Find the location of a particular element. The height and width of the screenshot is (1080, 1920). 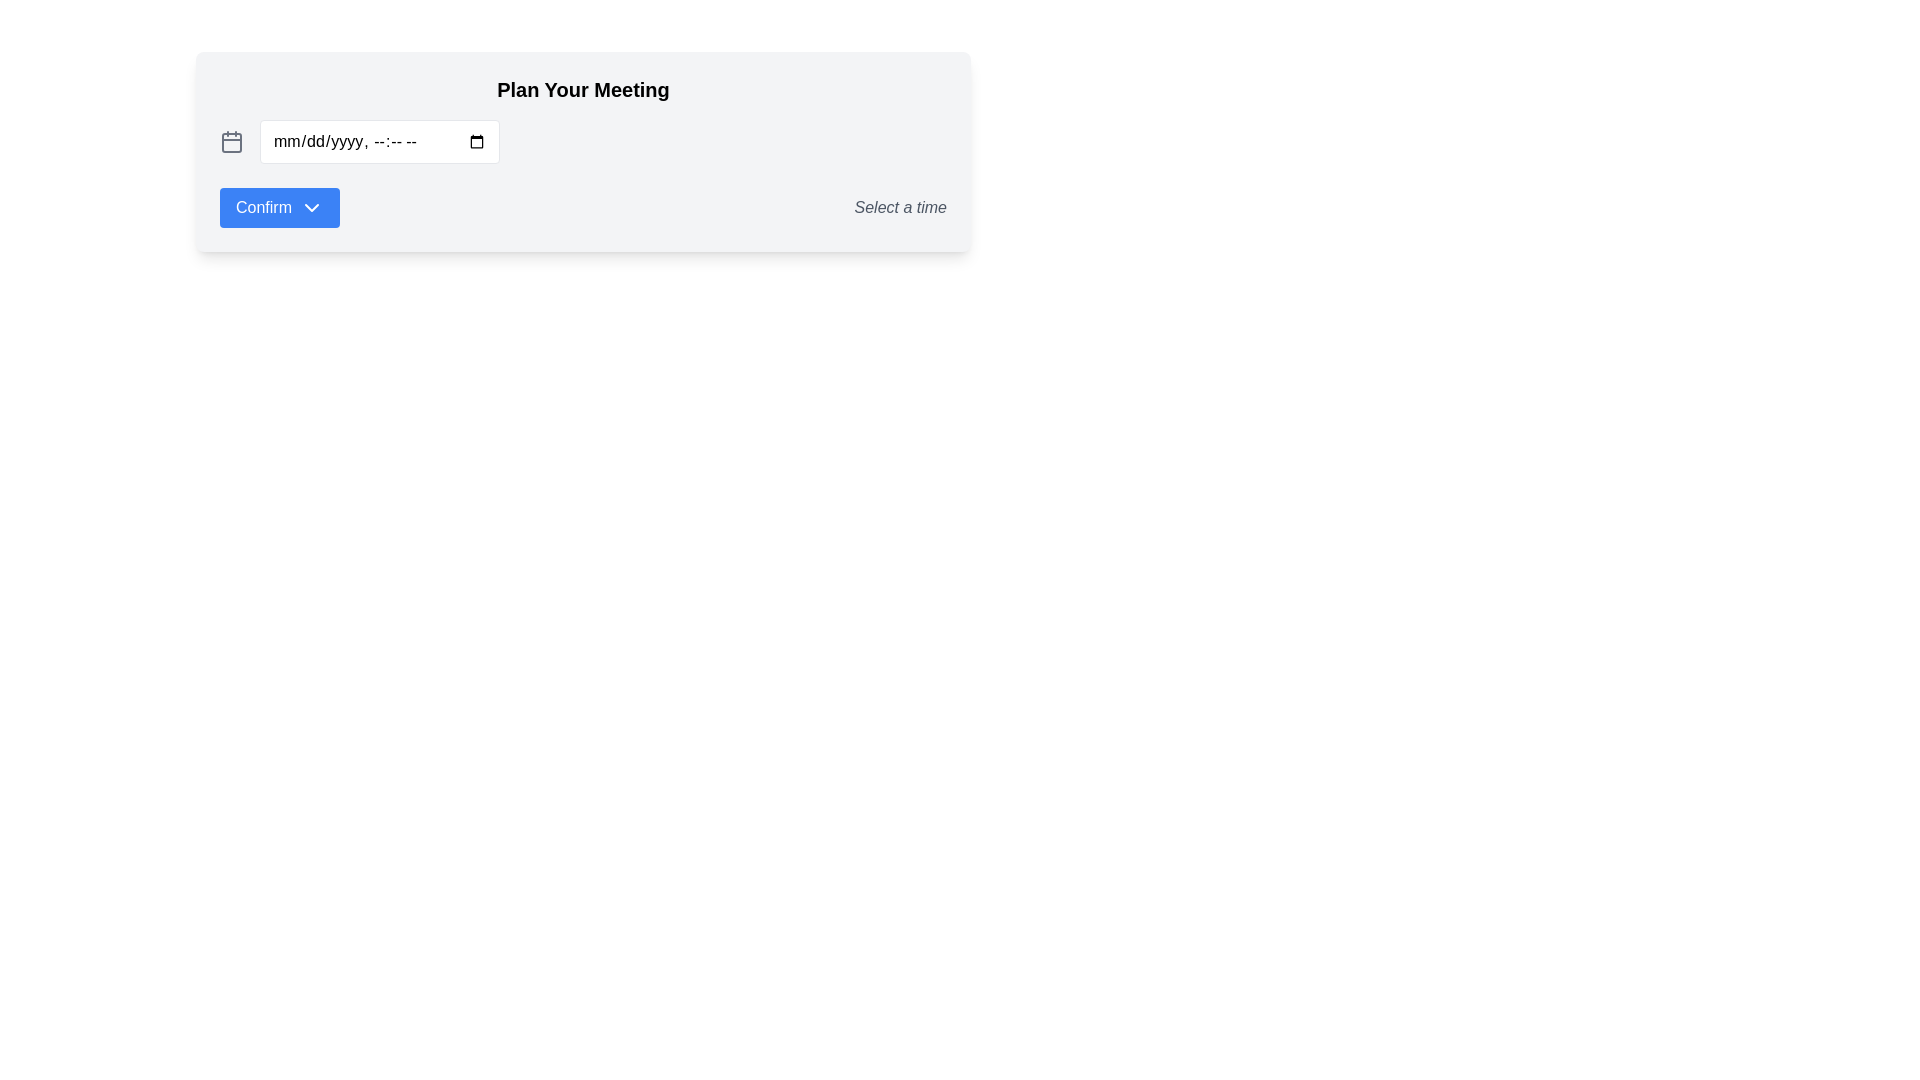

the static text label at the top of the interface, which serves as a title or heading for the content below it is located at coordinates (582, 88).